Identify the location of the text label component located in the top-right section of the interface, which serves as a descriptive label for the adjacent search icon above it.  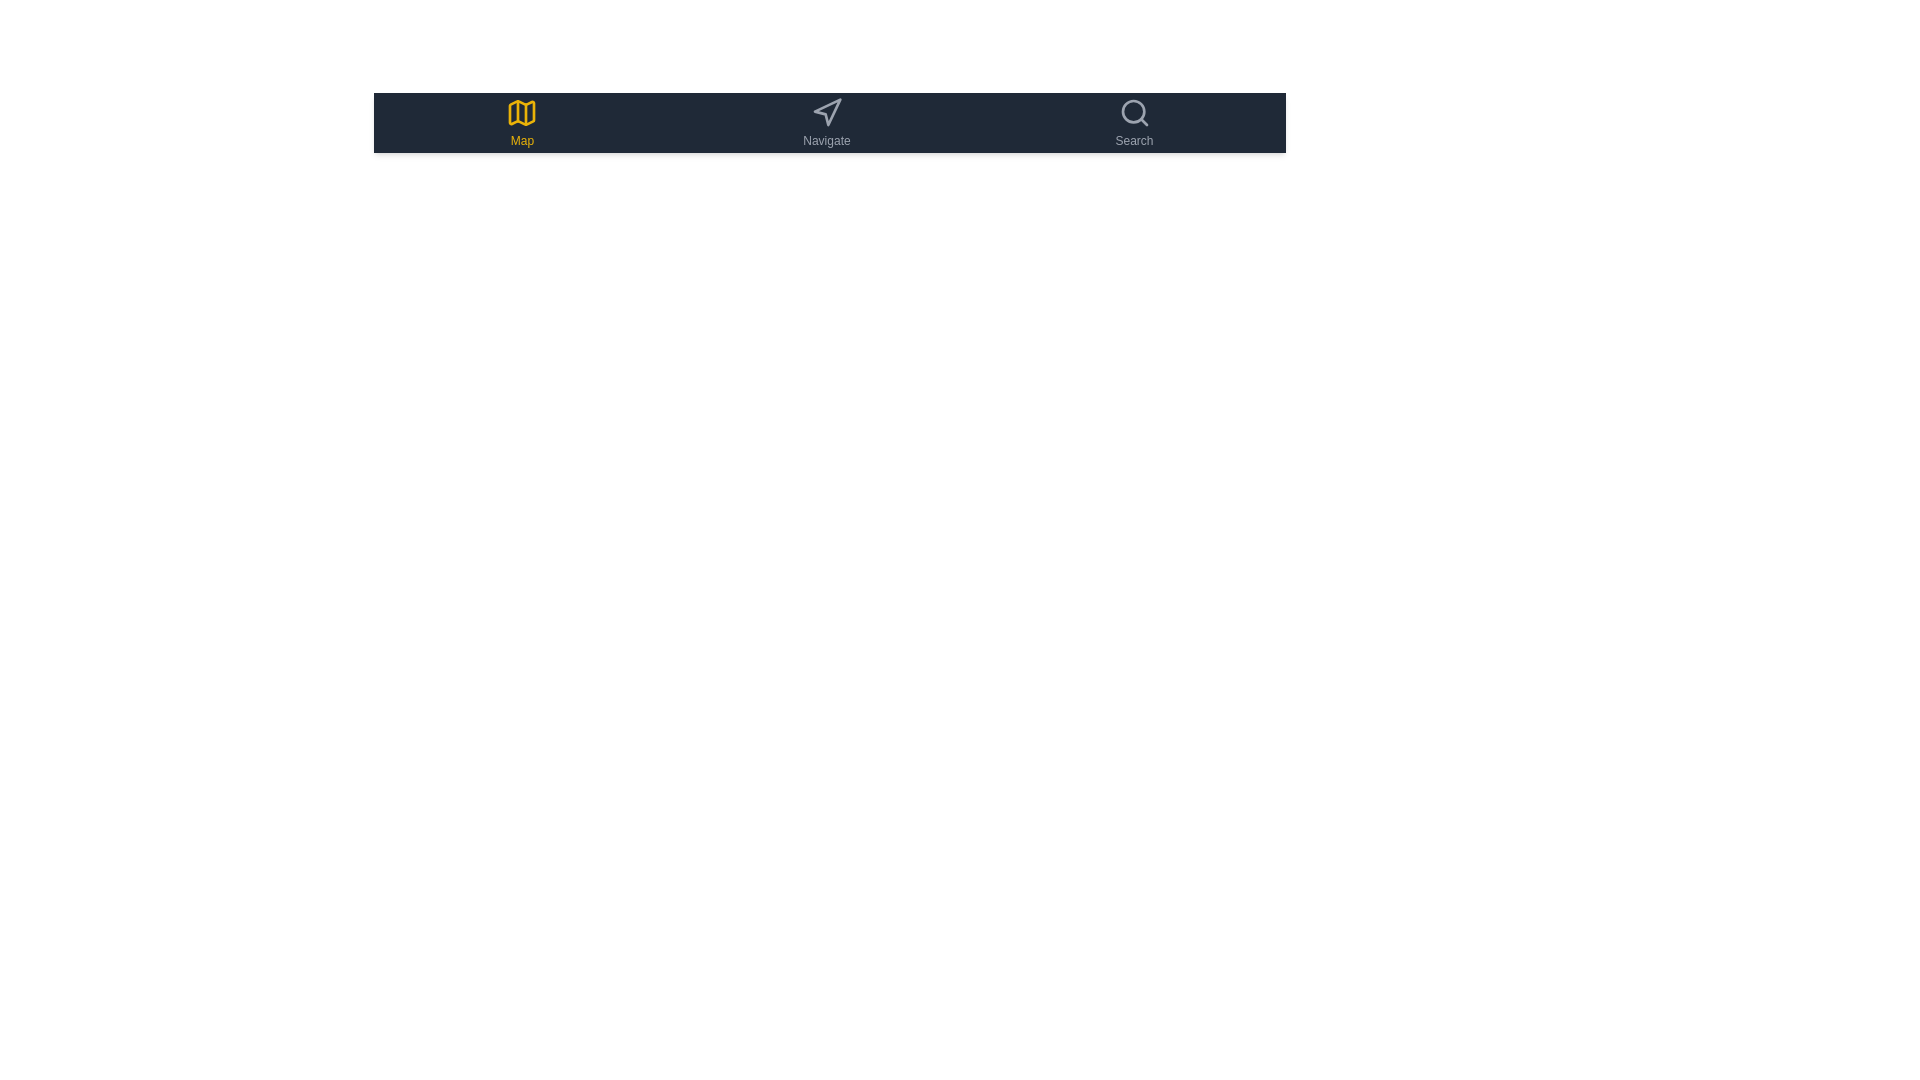
(1134, 140).